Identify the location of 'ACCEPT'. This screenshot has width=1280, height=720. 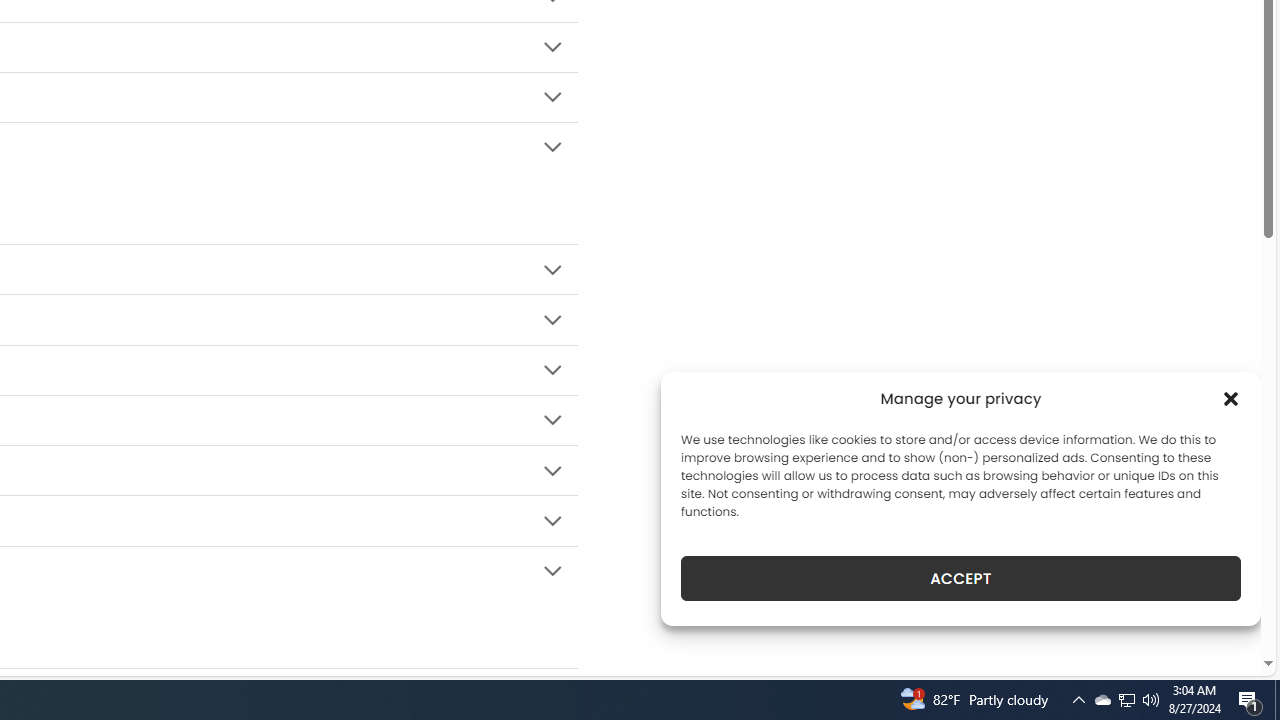
(961, 578).